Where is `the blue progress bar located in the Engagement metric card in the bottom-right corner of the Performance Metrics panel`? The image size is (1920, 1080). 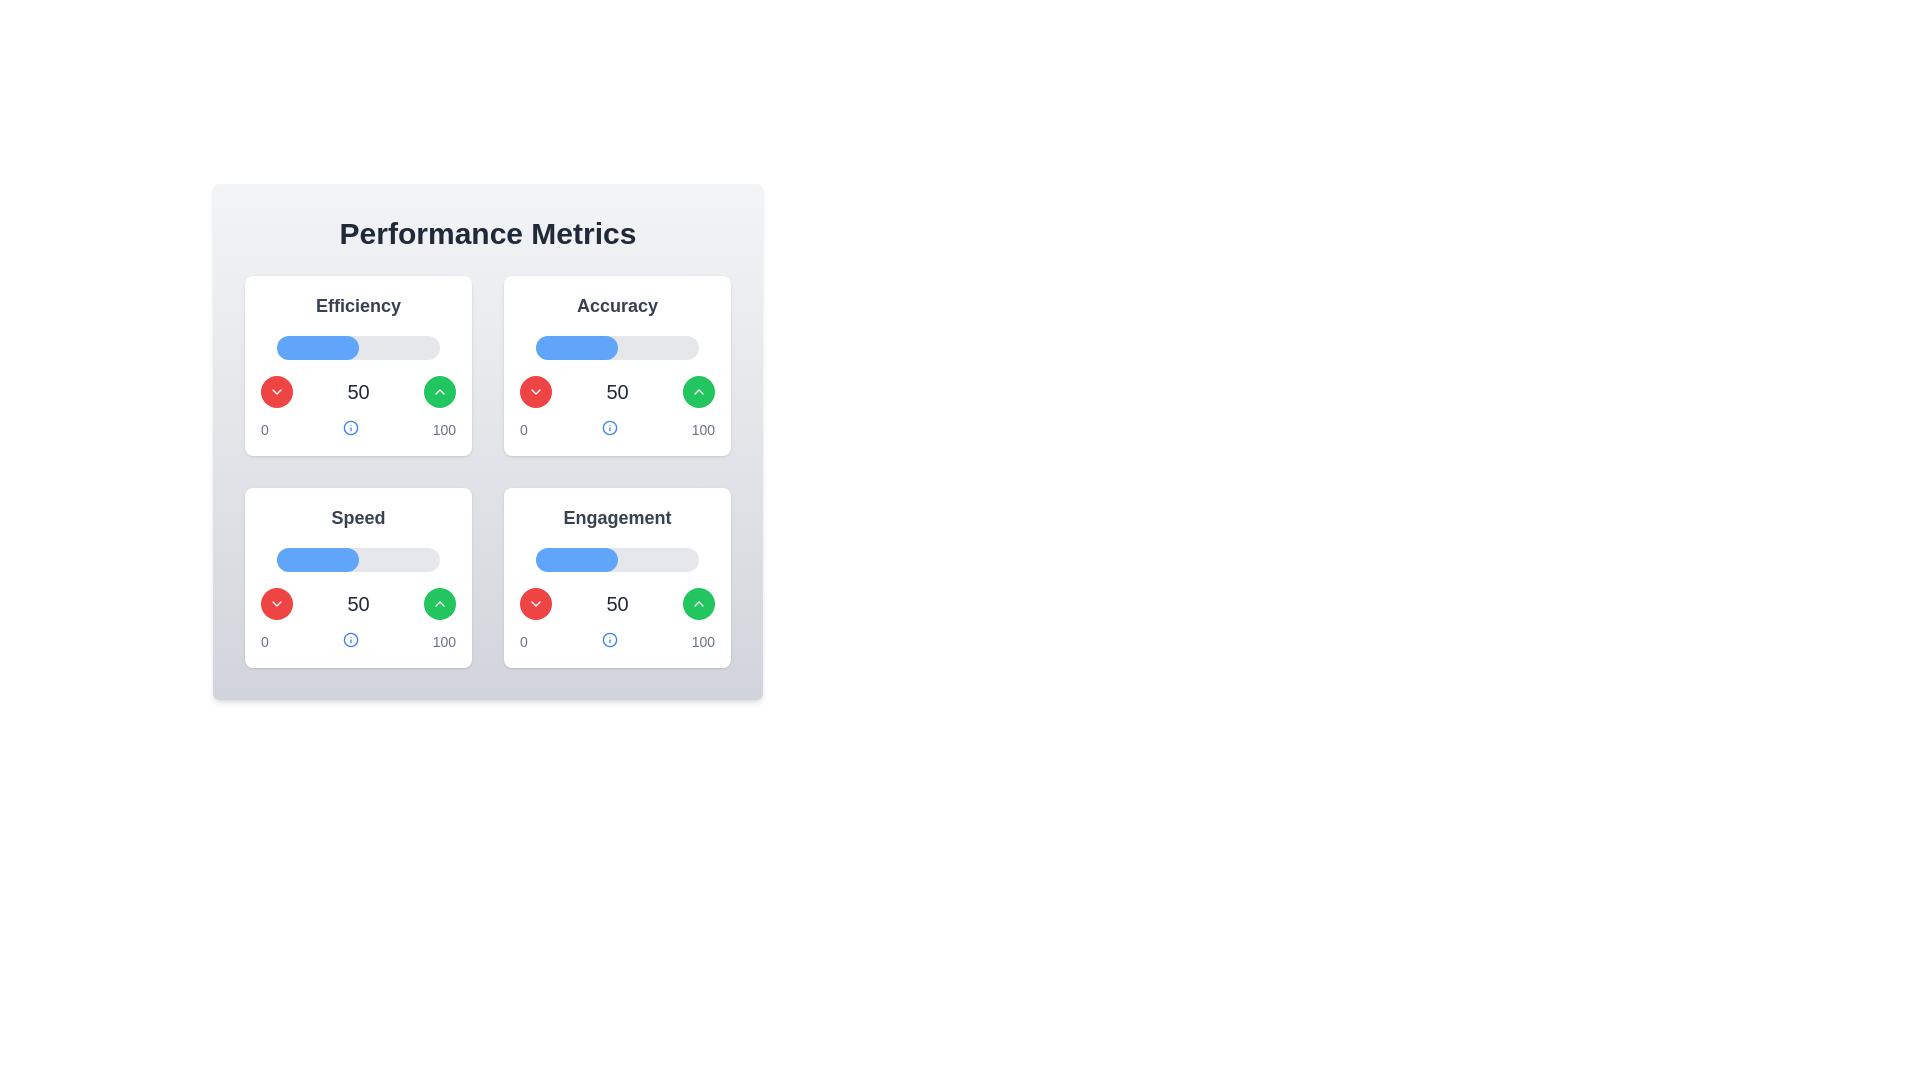
the blue progress bar located in the Engagement metric card in the bottom-right corner of the Performance Metrics panel is located at coordinates (575, 559).